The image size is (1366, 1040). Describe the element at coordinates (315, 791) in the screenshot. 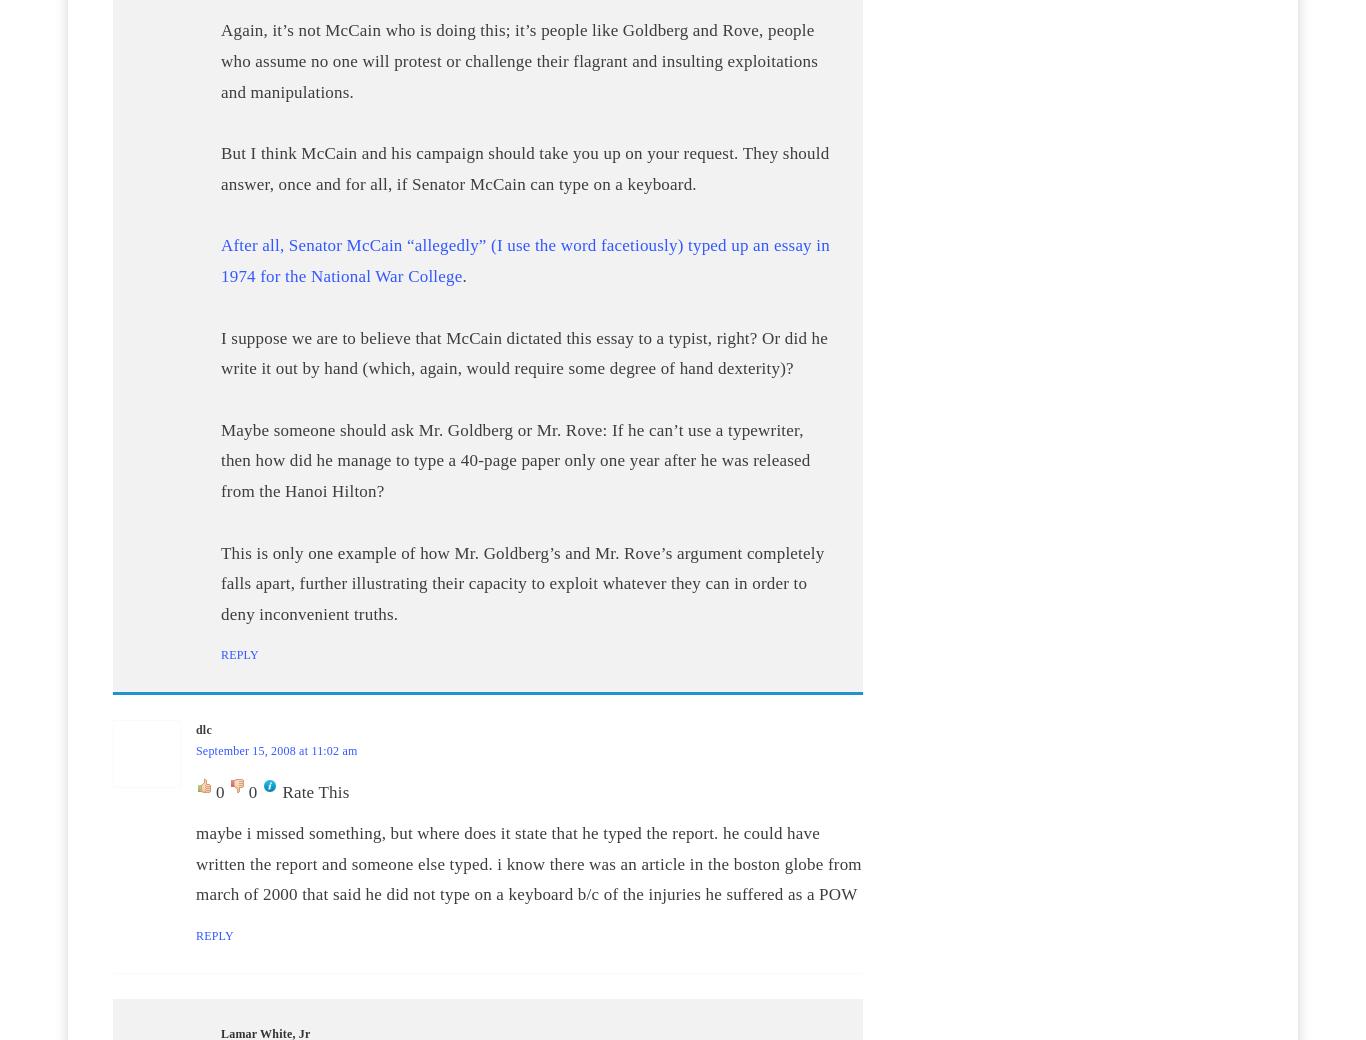

I see `'Rate This'` at that location.